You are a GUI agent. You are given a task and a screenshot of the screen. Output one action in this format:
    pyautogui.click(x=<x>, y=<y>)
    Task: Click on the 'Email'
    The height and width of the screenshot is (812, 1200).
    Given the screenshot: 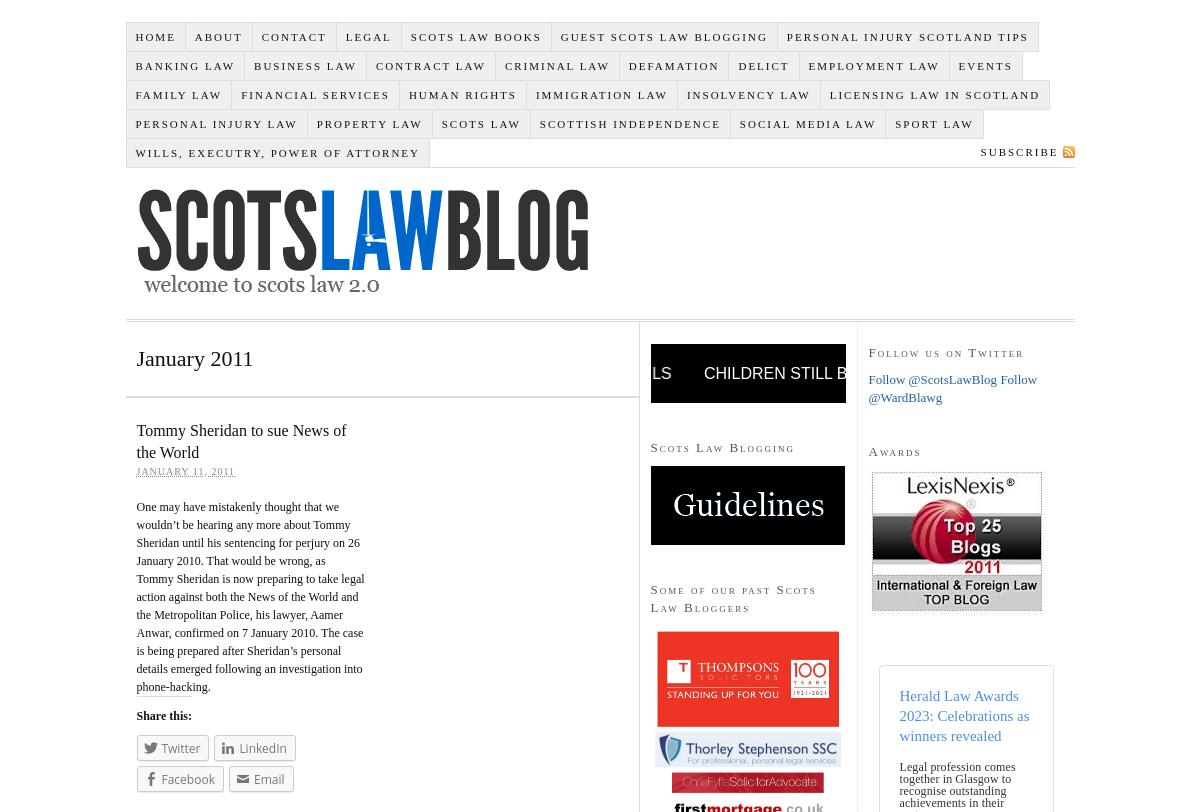 What is the action you would take?
    pyautogui.click(x=251, y=779)
    